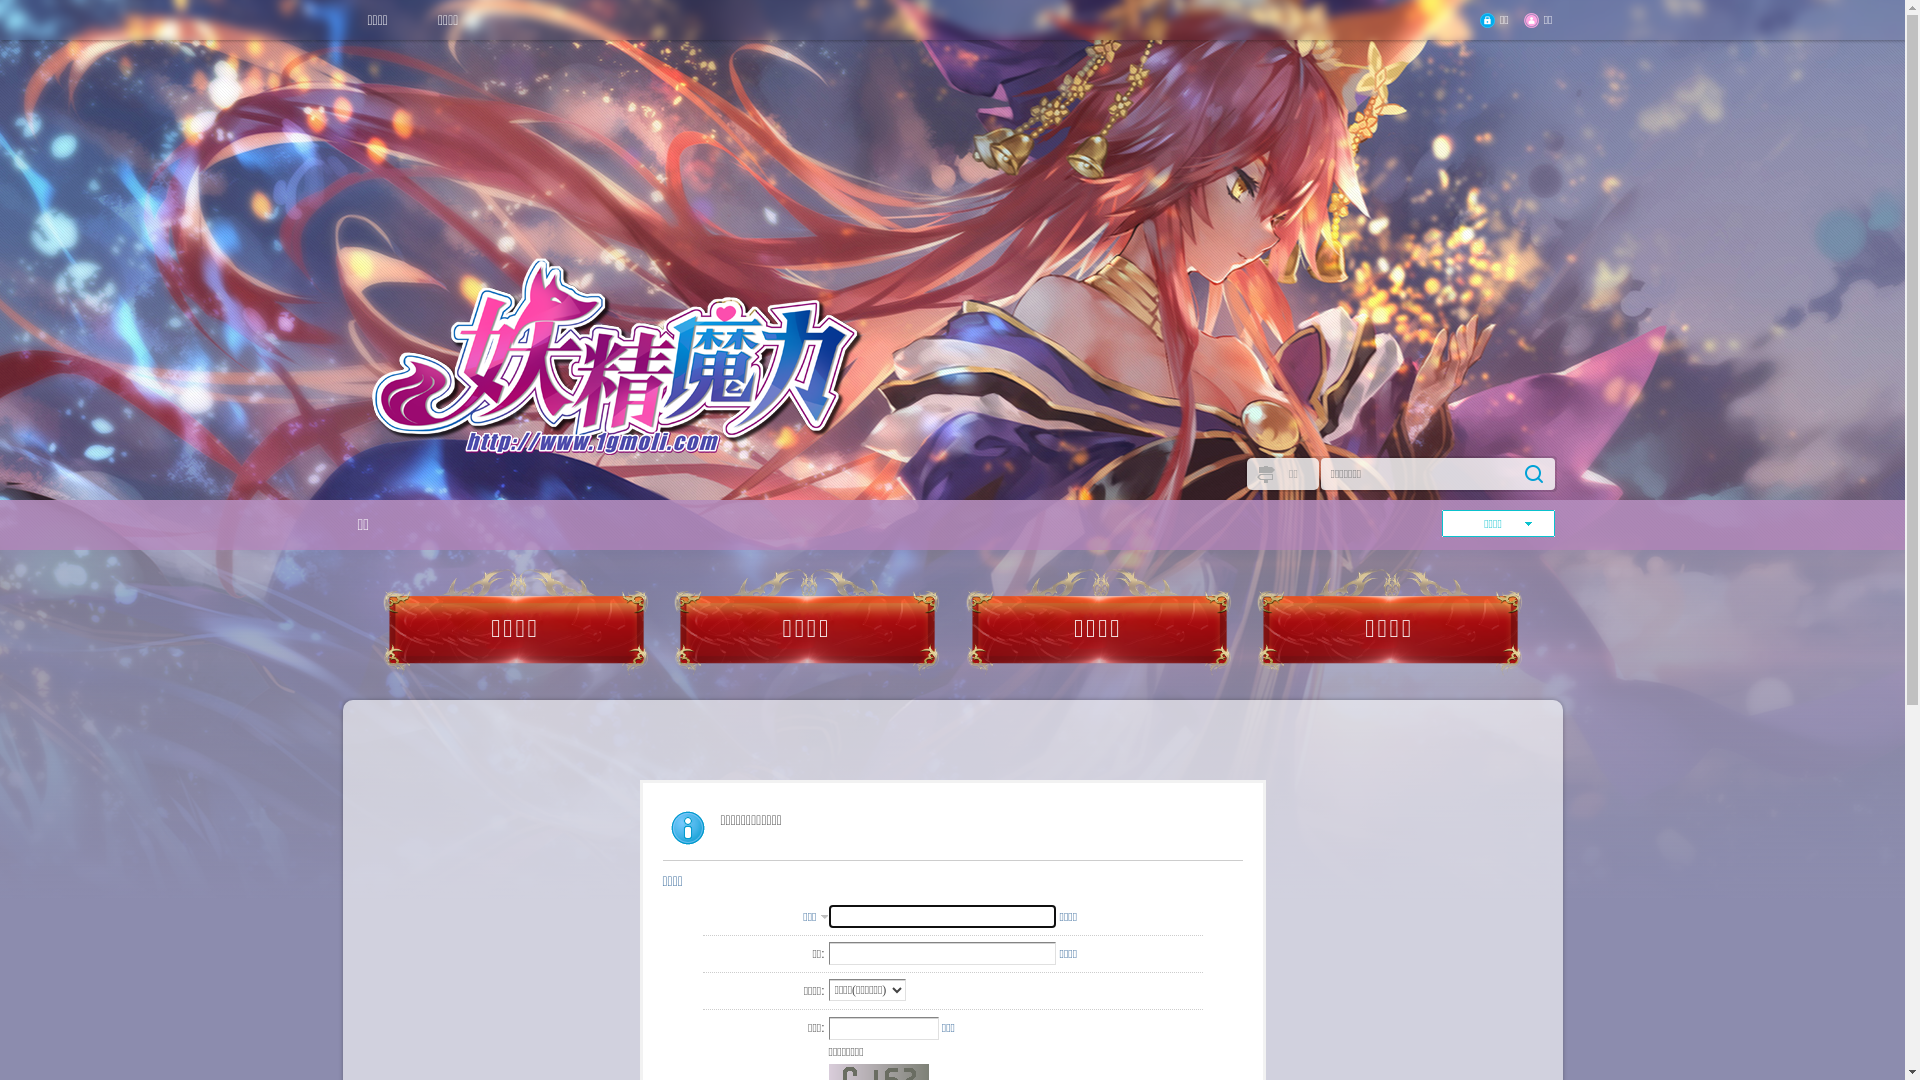  What do you see at coordinates (1531, 474) in the screenshot?
I see `'true'` at bounding box center [1531, 474].